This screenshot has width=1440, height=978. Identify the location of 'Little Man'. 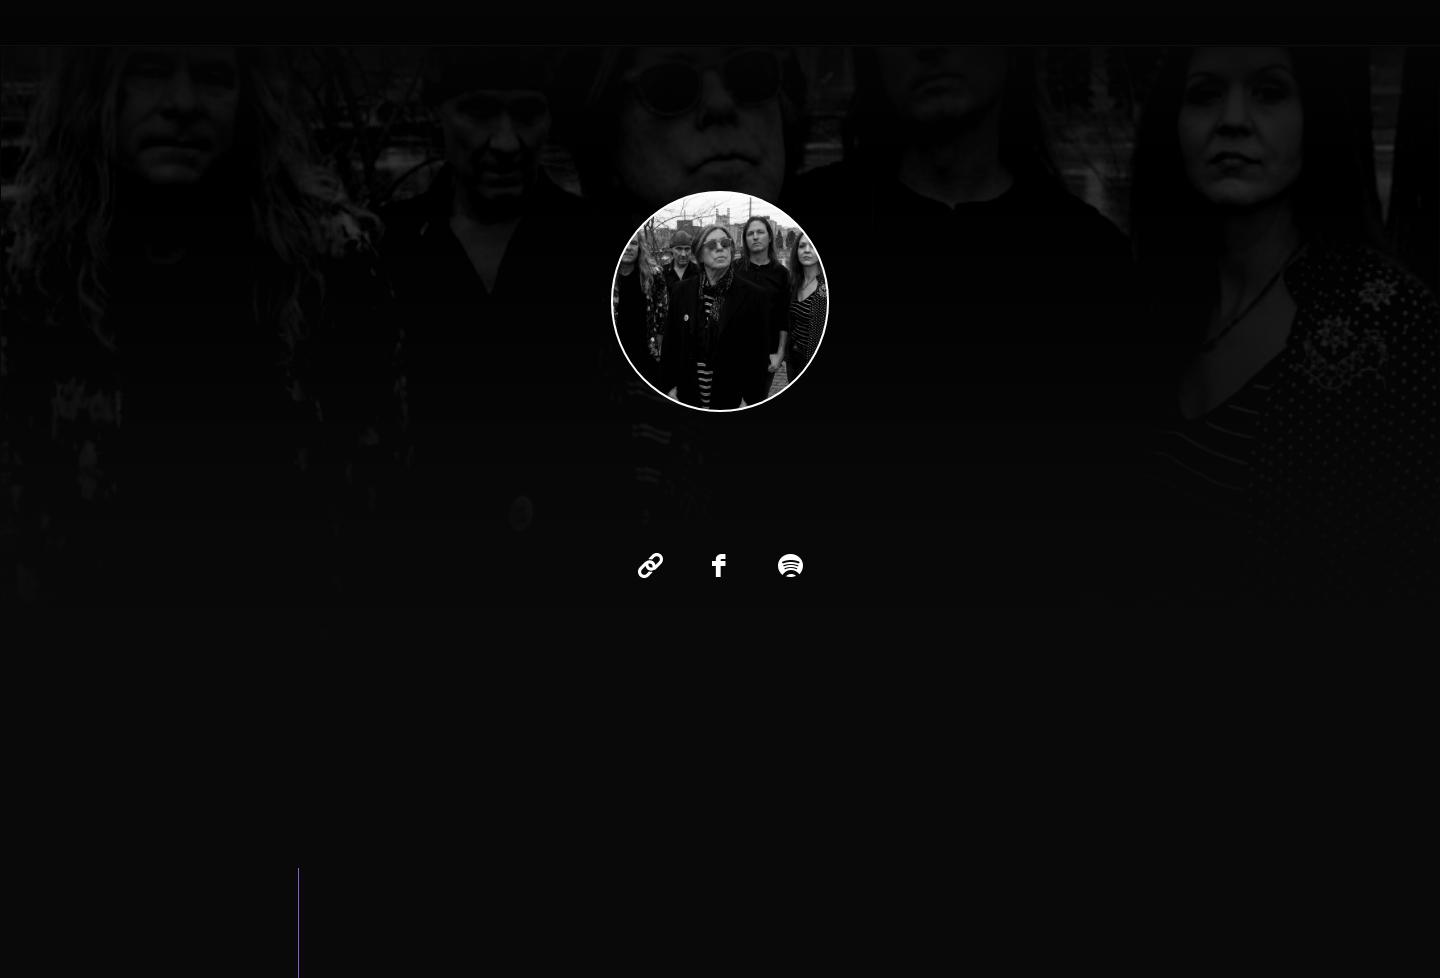
(582, 394).